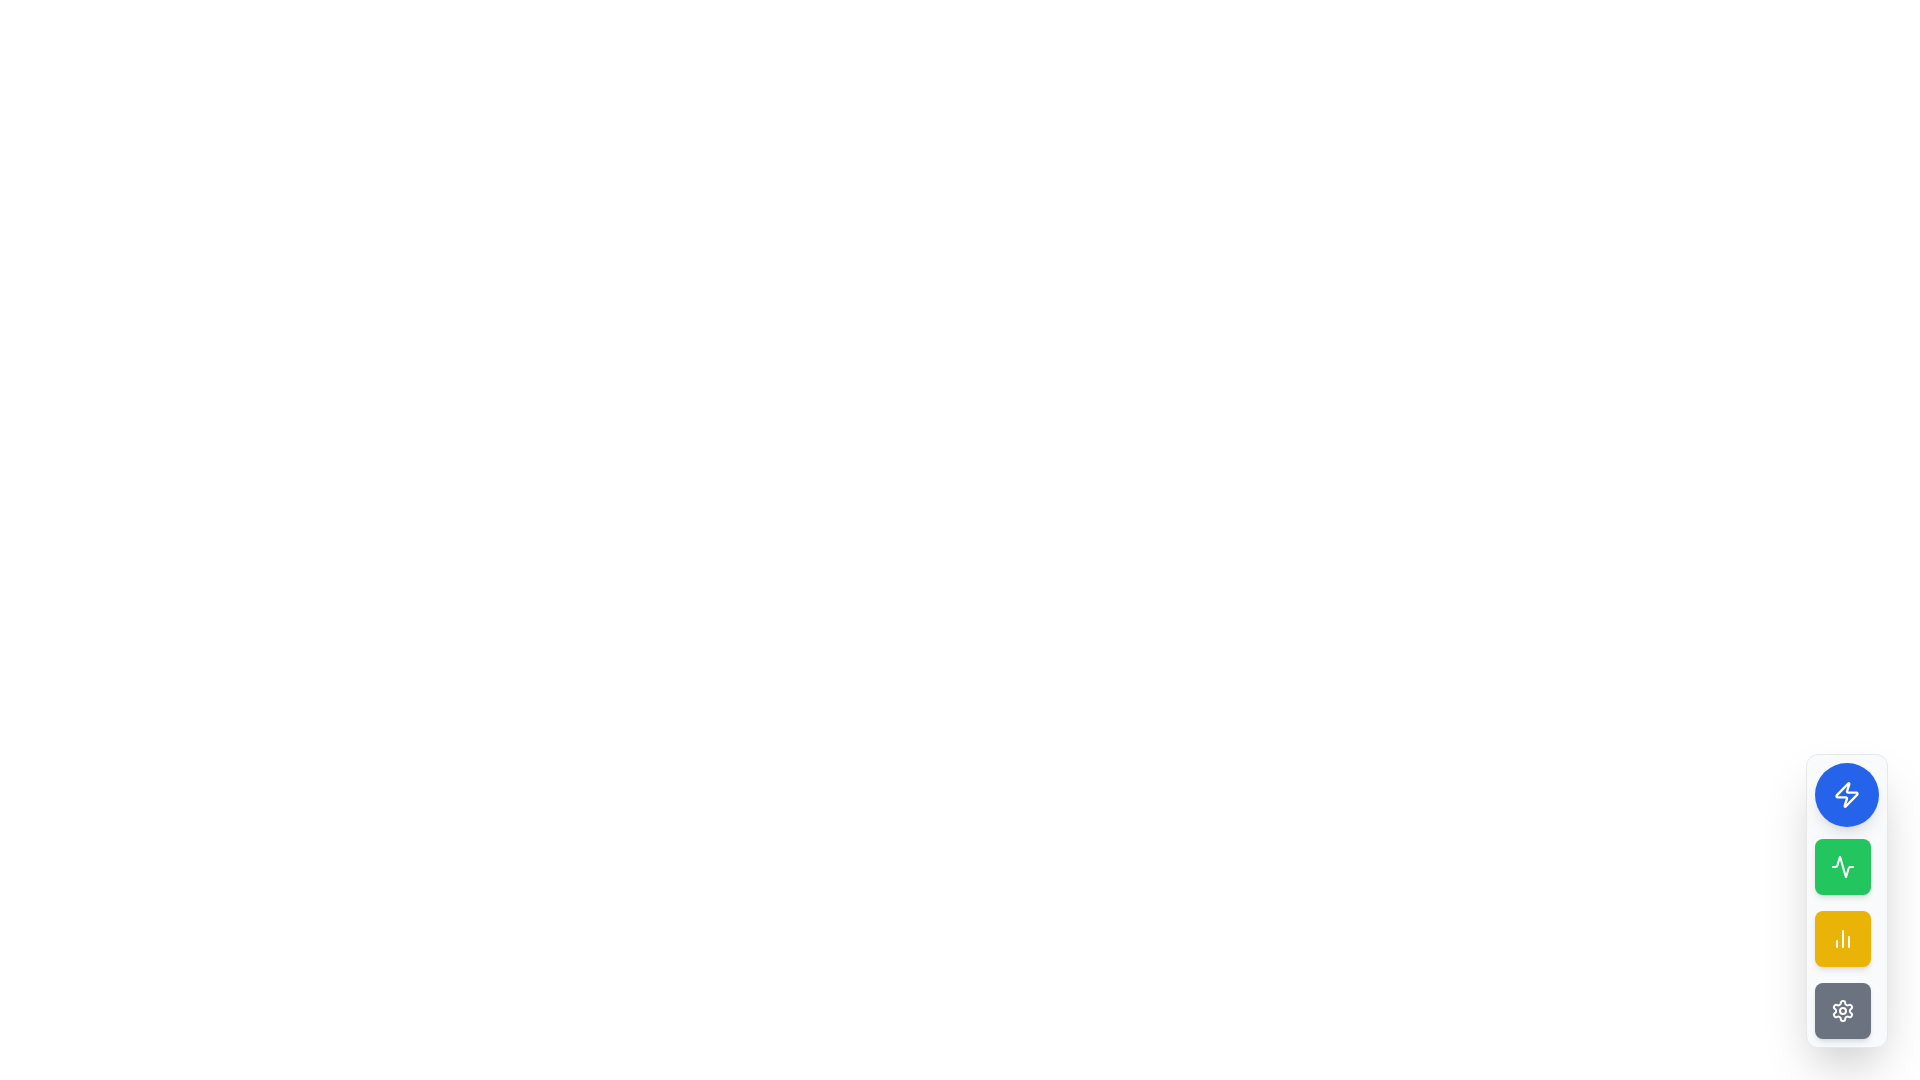 The height and width of the screenshot is (1080, 1920). I want to click on the navigation button related to data visualization, located below the green button and above the gray button in the vertical stack on the right side of the interface, so click(1842, 938).